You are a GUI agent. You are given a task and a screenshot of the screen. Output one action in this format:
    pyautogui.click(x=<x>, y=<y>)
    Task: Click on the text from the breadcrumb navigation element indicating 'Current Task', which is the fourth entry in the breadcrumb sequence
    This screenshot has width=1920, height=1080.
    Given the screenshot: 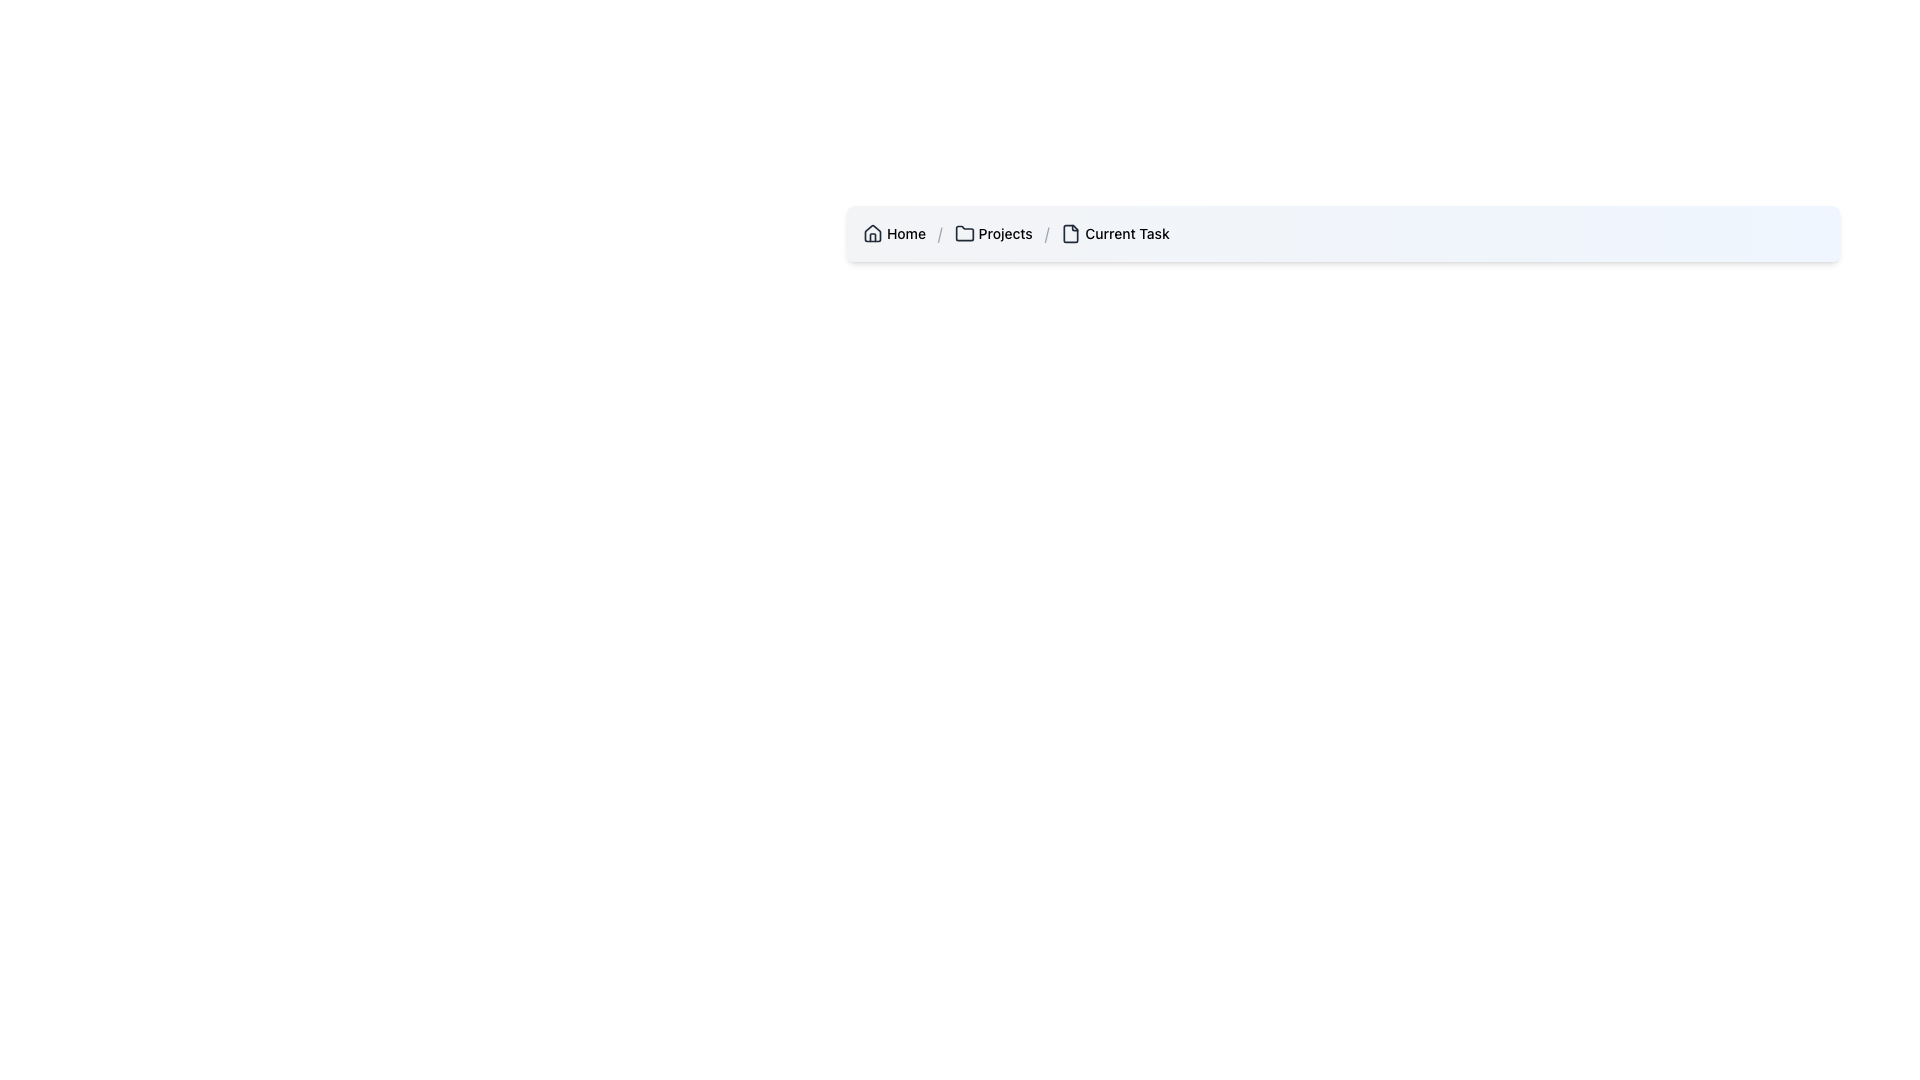 What is the action you would take?
    pyautogui.click(x=1114, y=233)
    